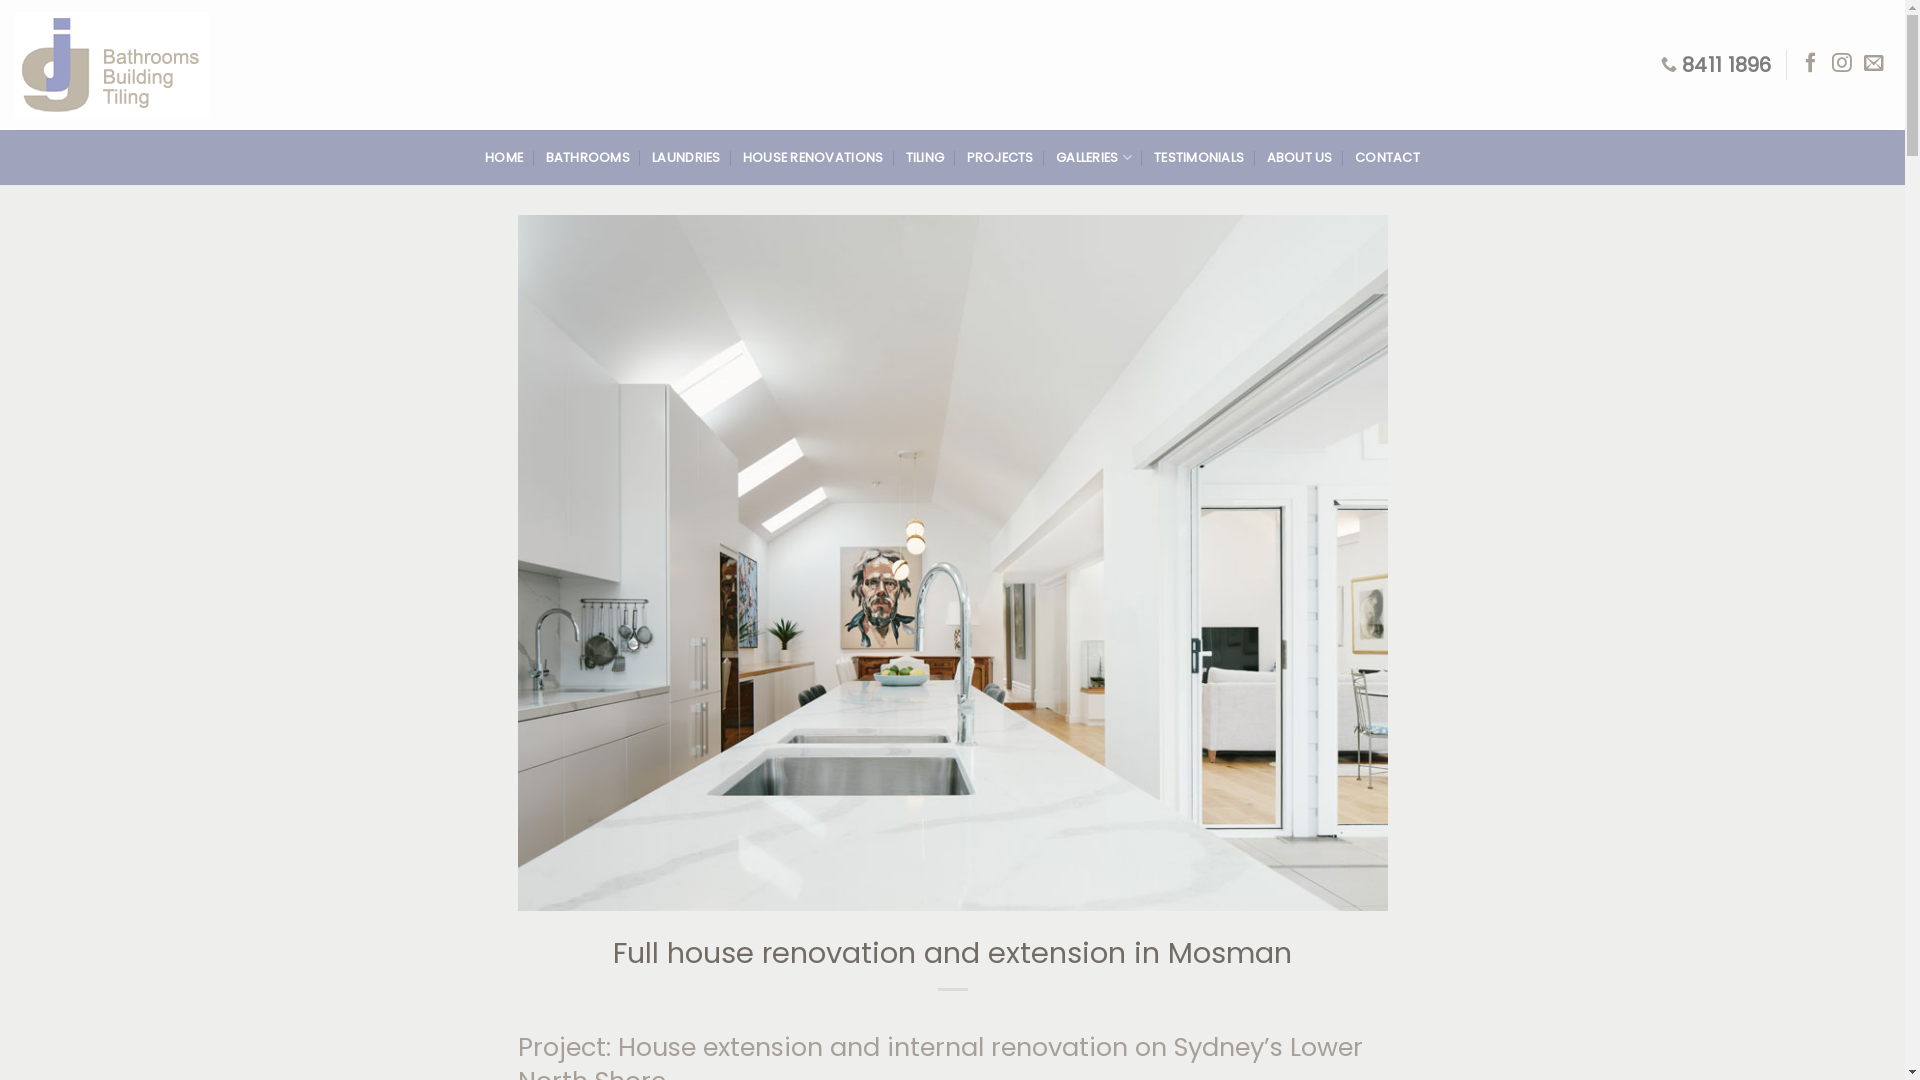  Describe the element at coordinates (504, 157) in the screenshot. I see `'HOME'` at that location.